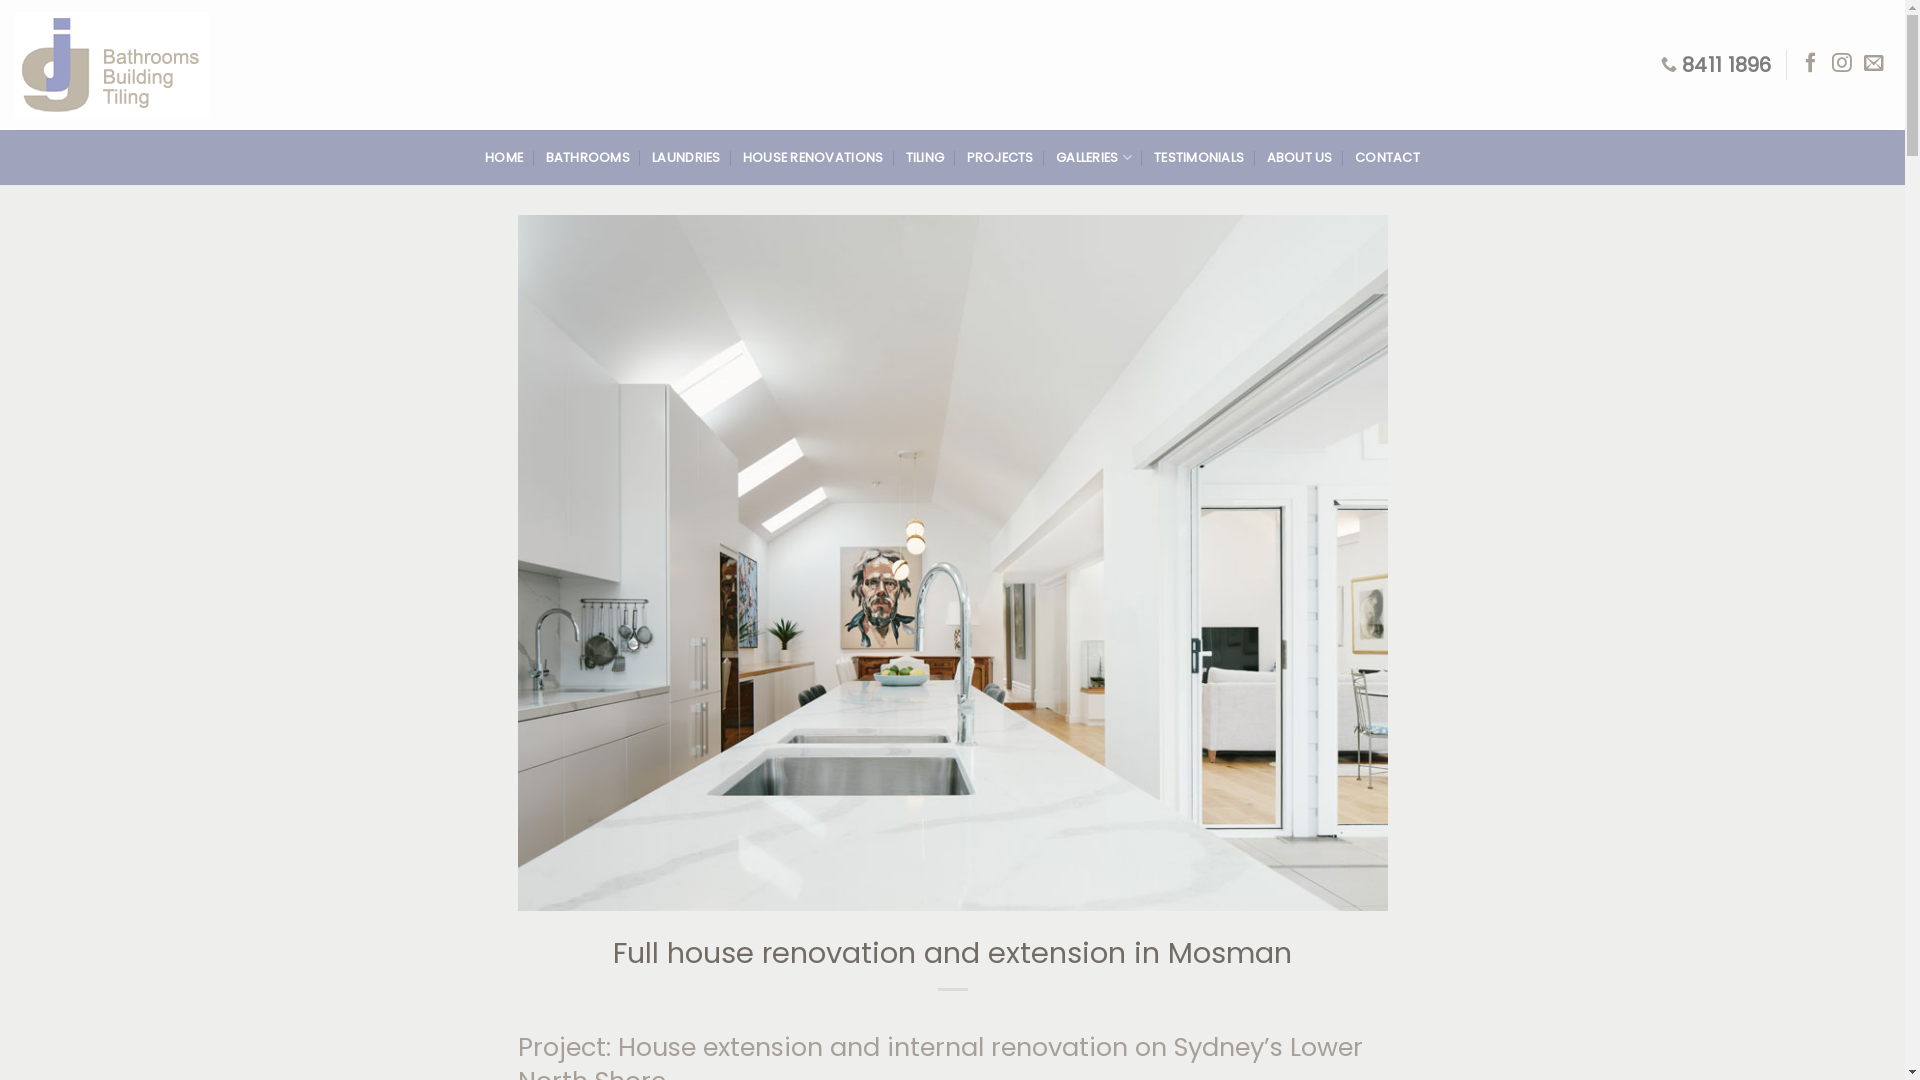  Describe the element at coordinates (504, 157) in the screenshot. I see `'HOME'` at that location.